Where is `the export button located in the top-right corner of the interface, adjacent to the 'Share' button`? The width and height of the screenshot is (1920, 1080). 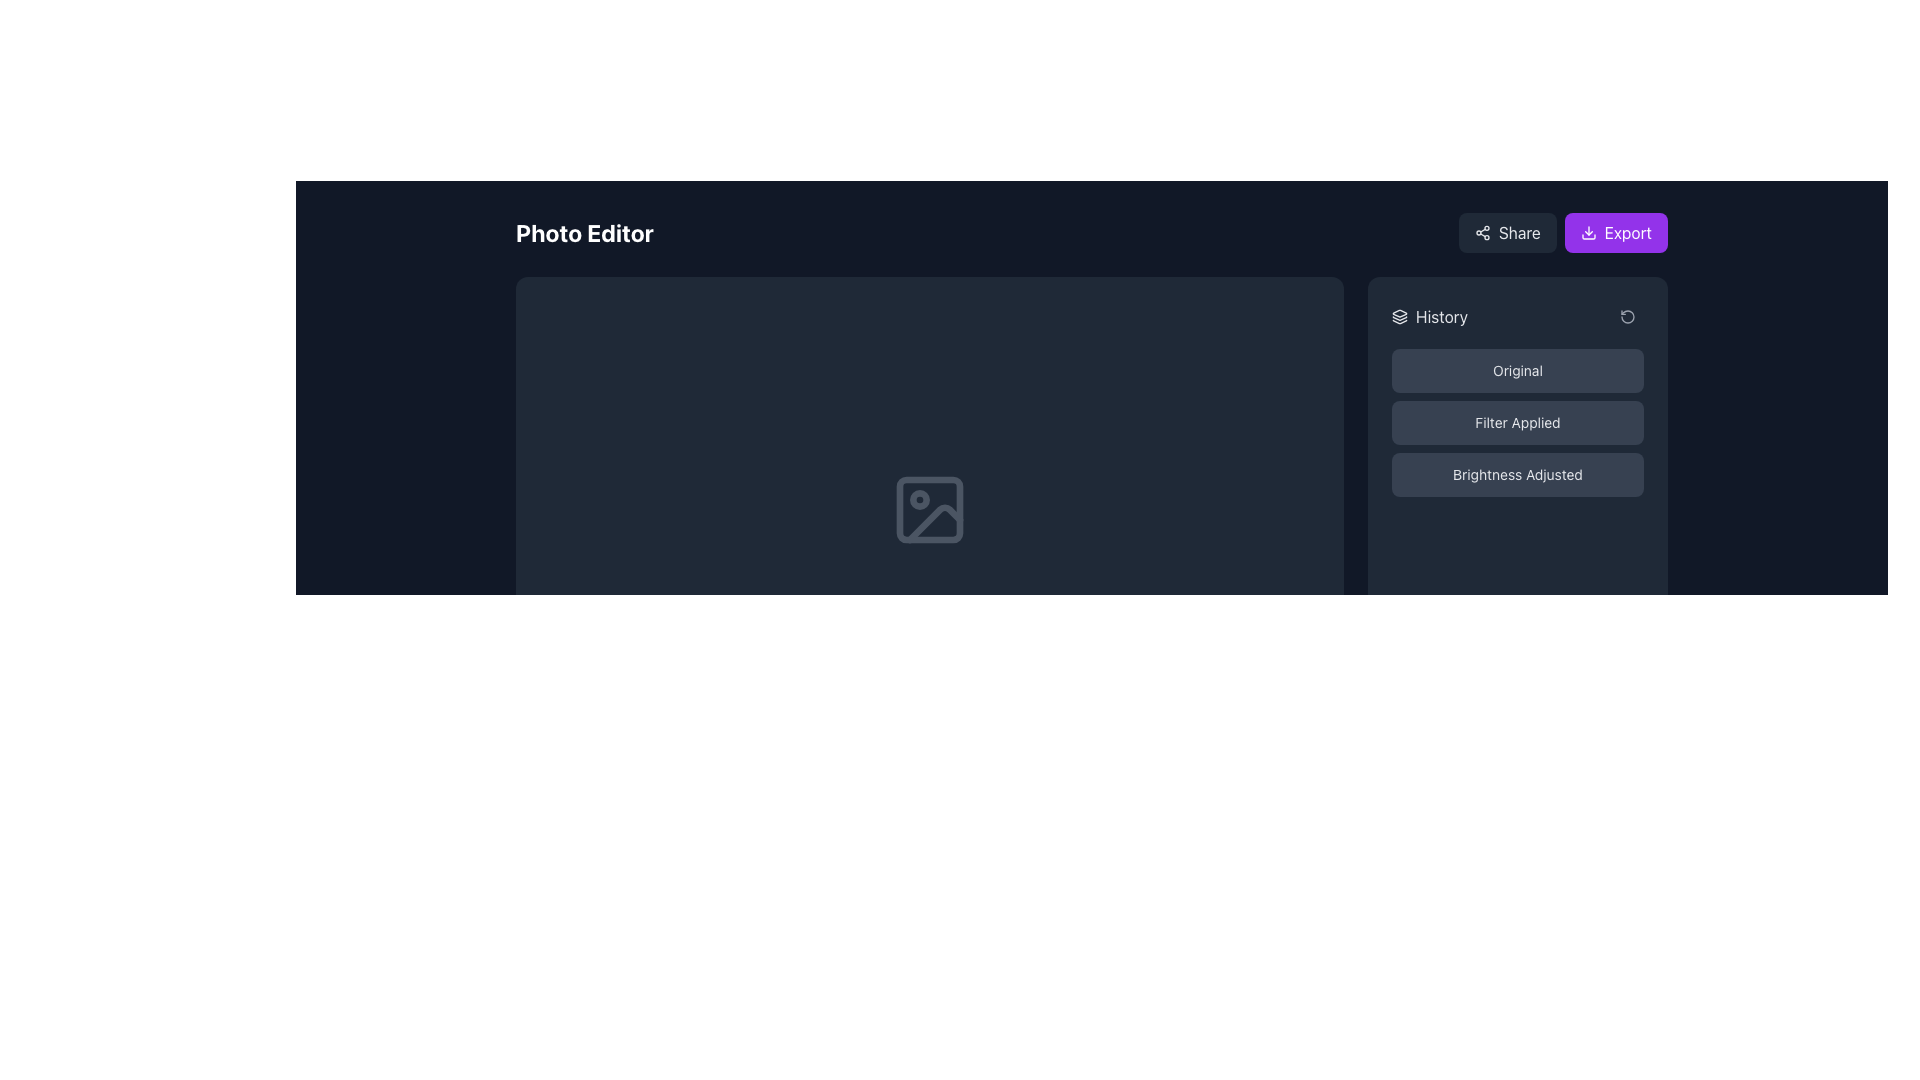
the export button located in the top-right corner of the interface, adjacent to the 'Share' button is located at coordinates (1616, 231).